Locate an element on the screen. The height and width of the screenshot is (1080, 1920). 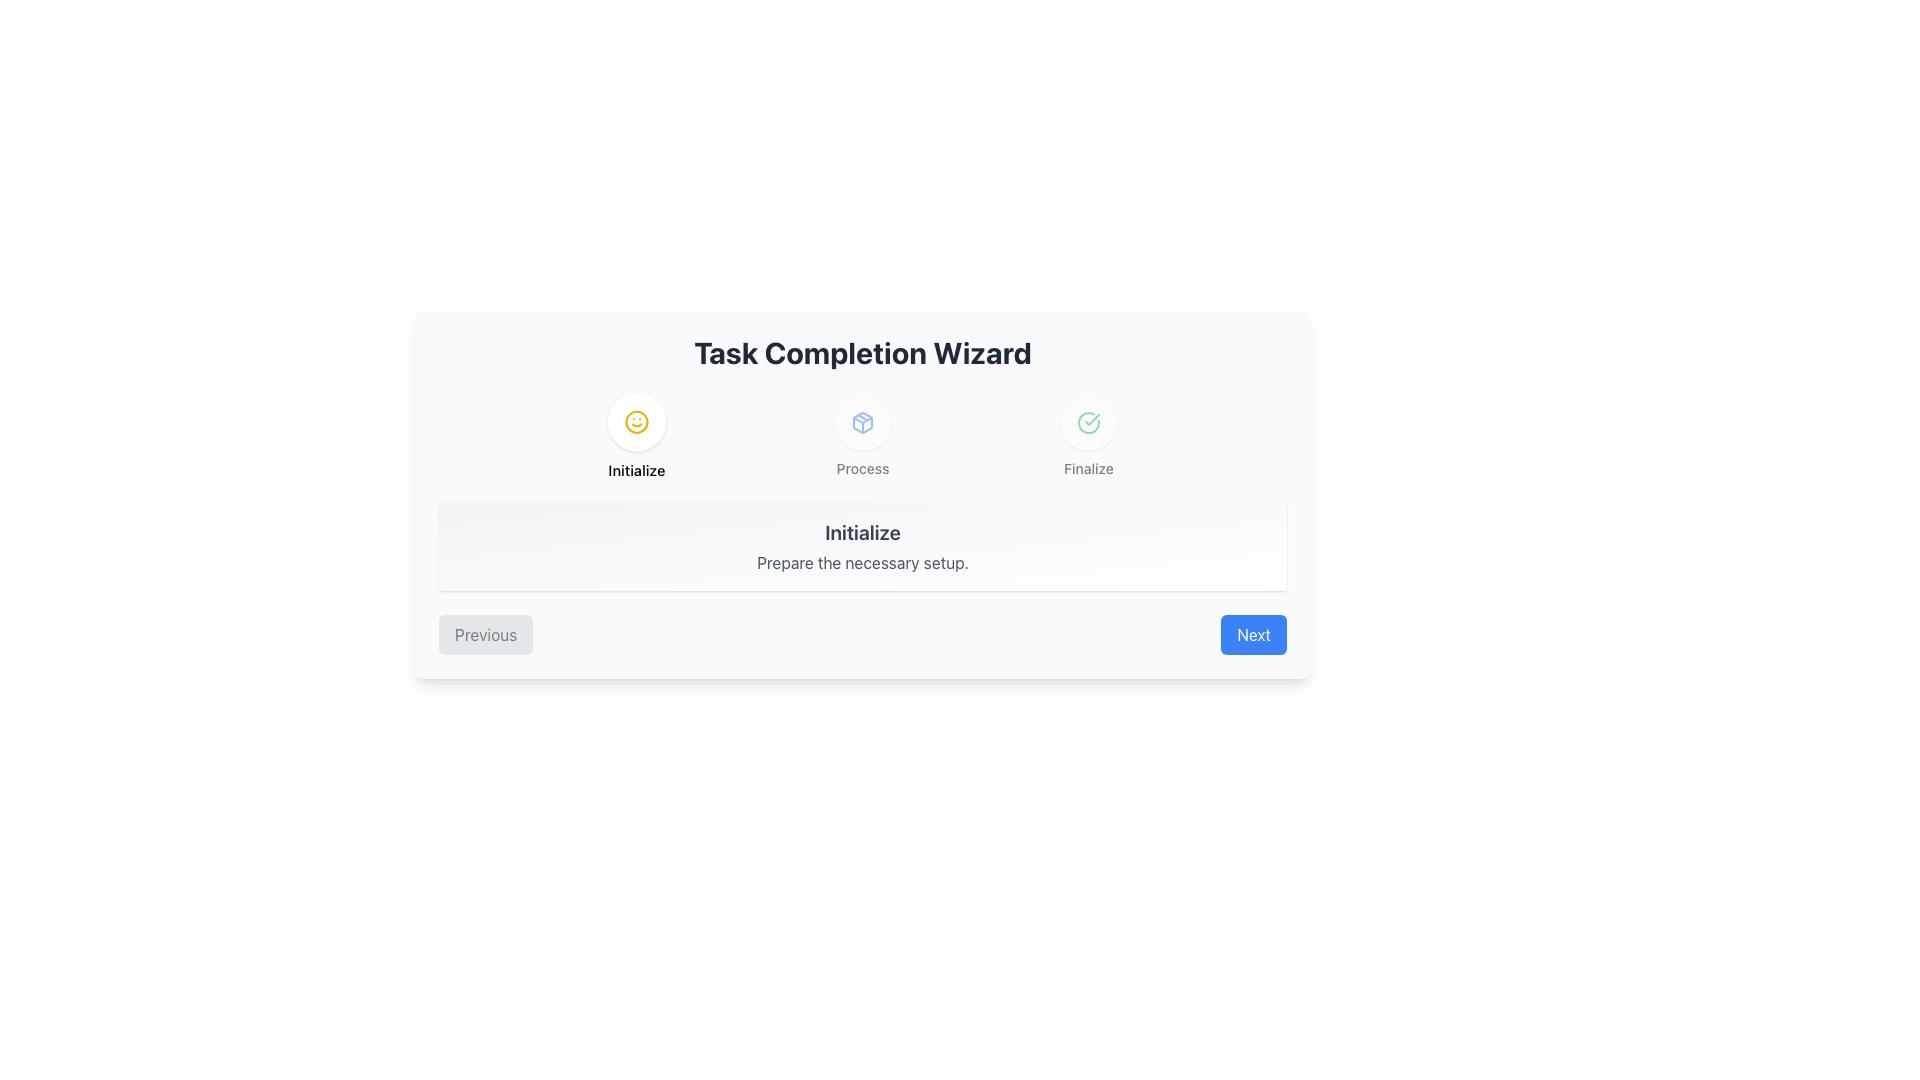
the 'Next' button with a blue background and white text is located at coordinates (1253, 635).